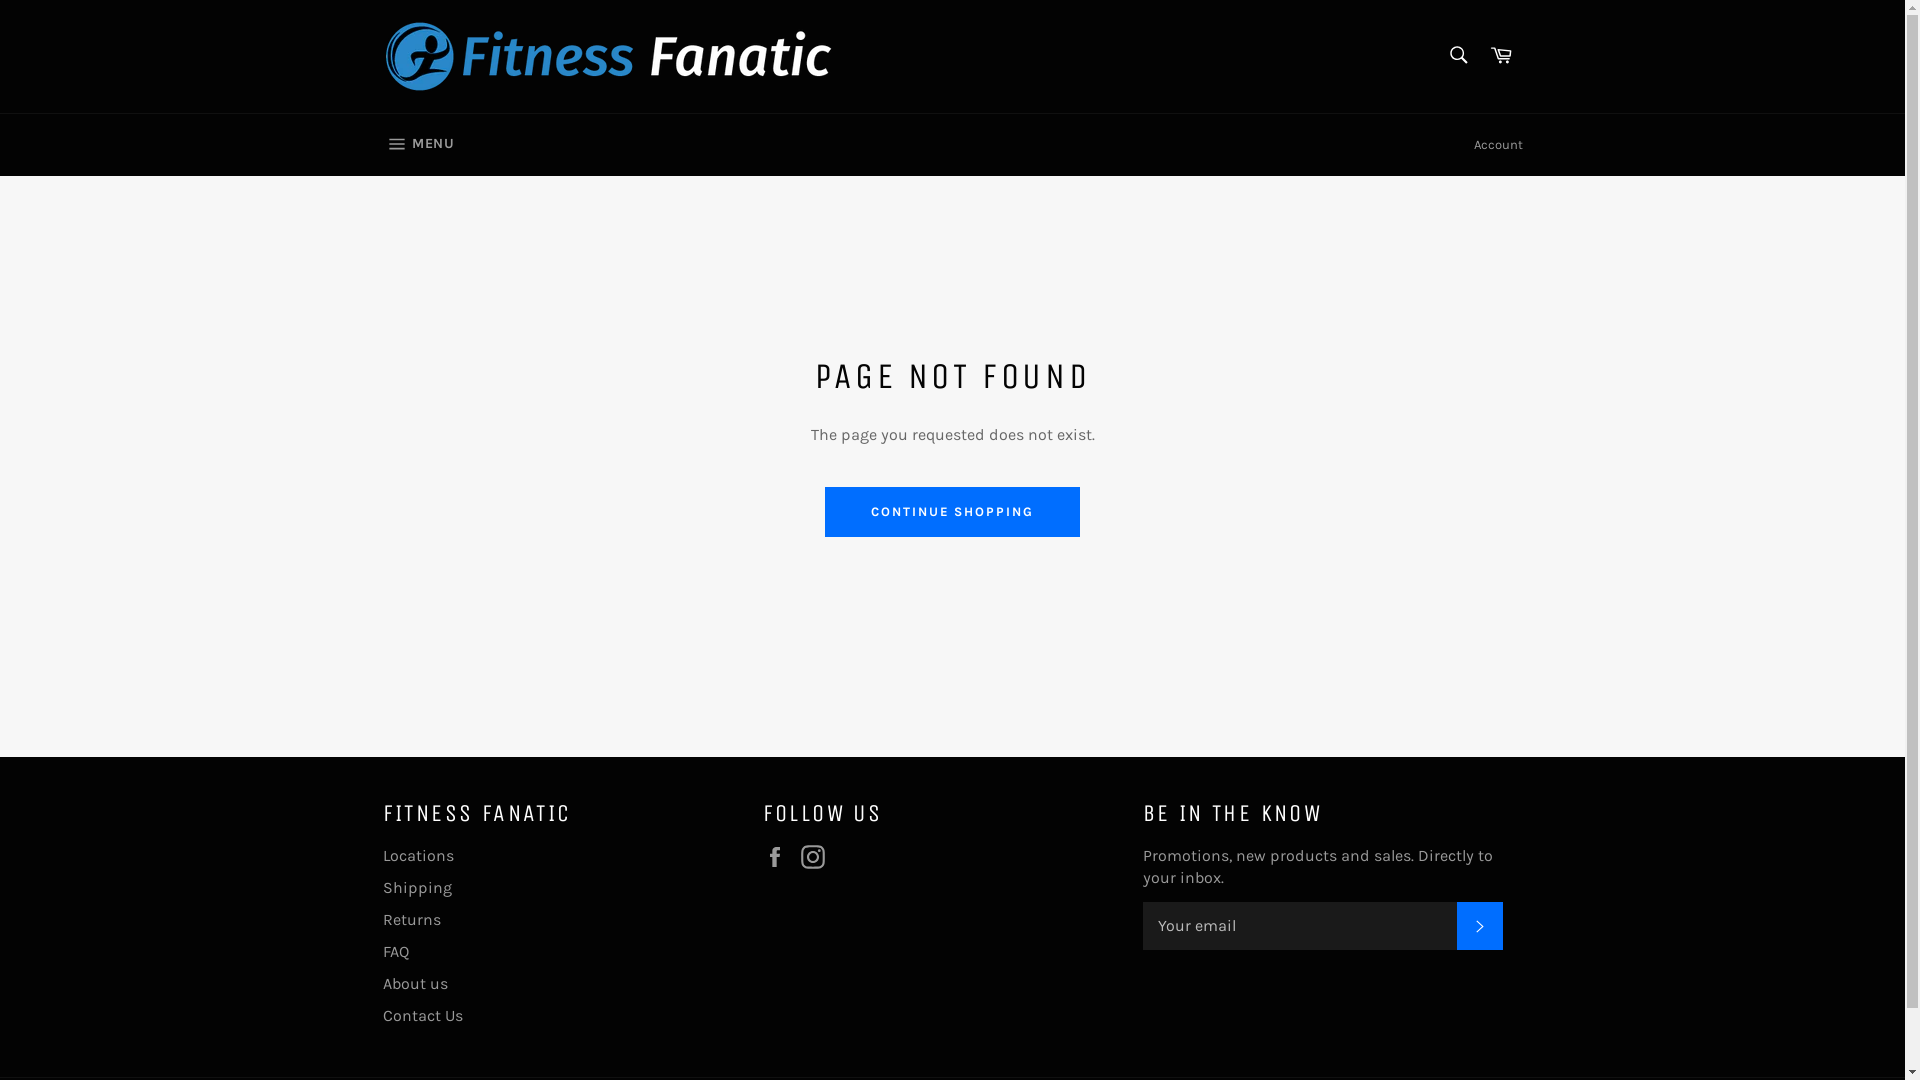 This screenshot has width=1920, height=1080. I want to click on 'About us', so click(413, 982).